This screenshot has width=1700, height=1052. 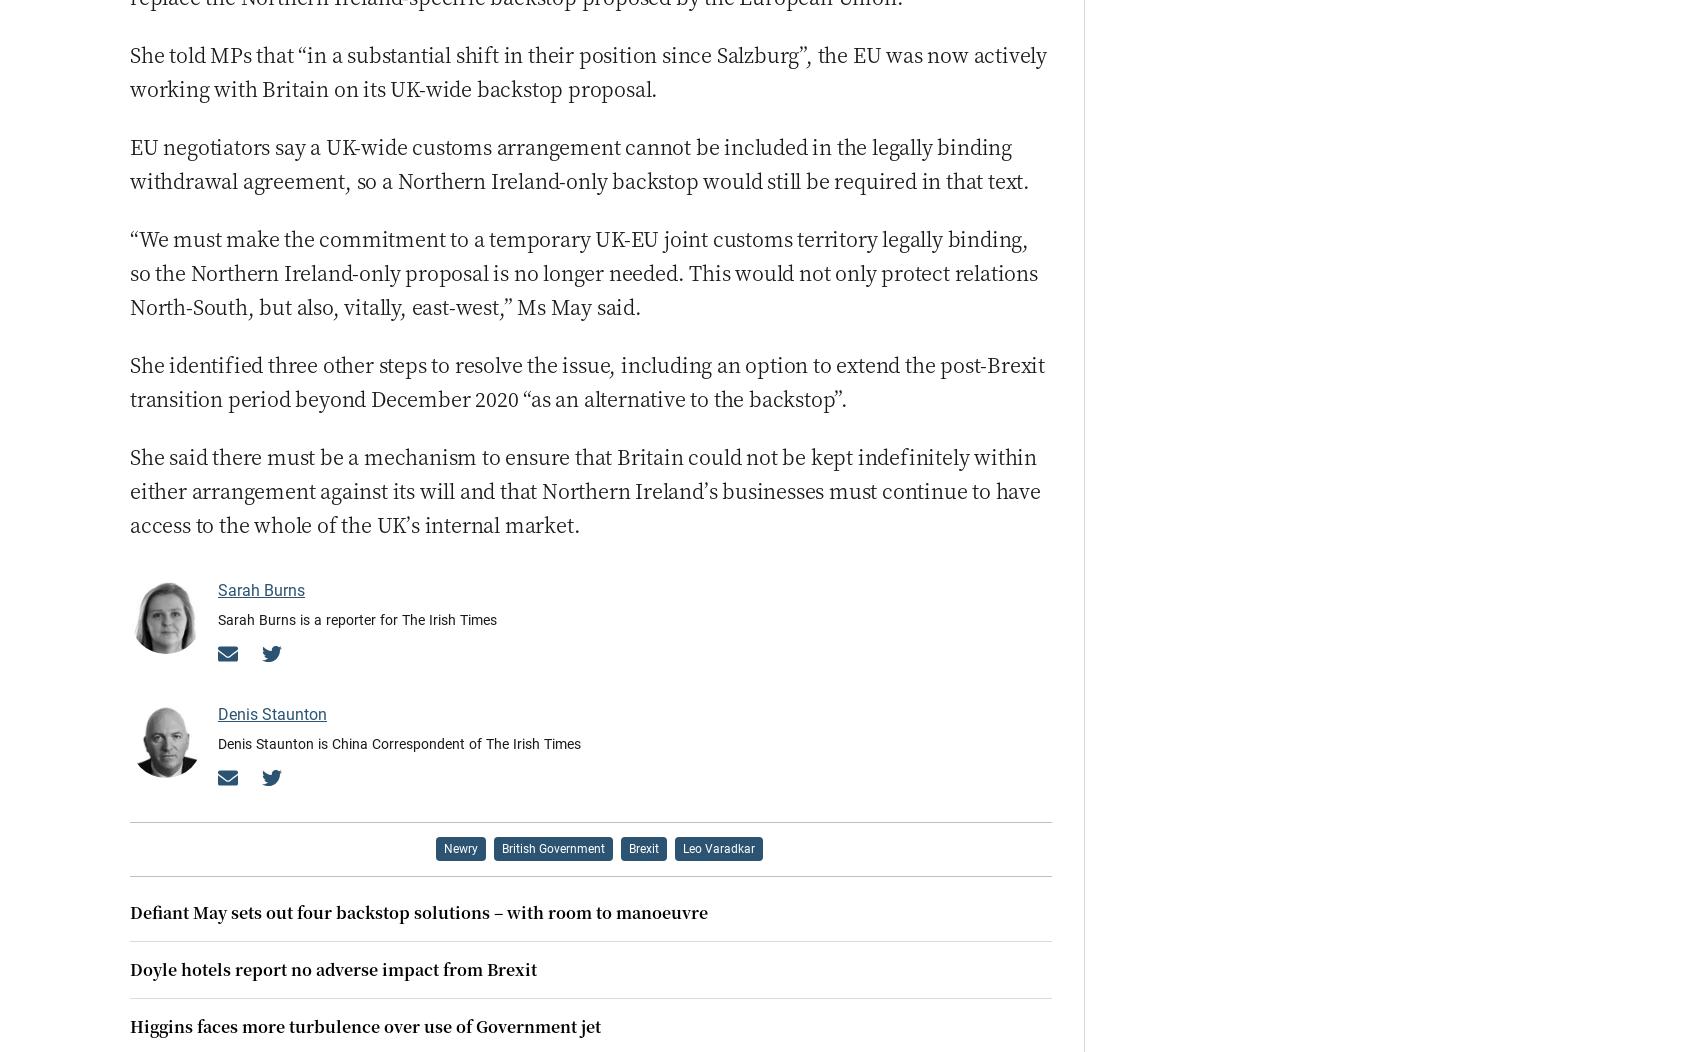 I want to click on 'Higgins faces more turbulence over use of Government jet', so click(x=364, y=1024).